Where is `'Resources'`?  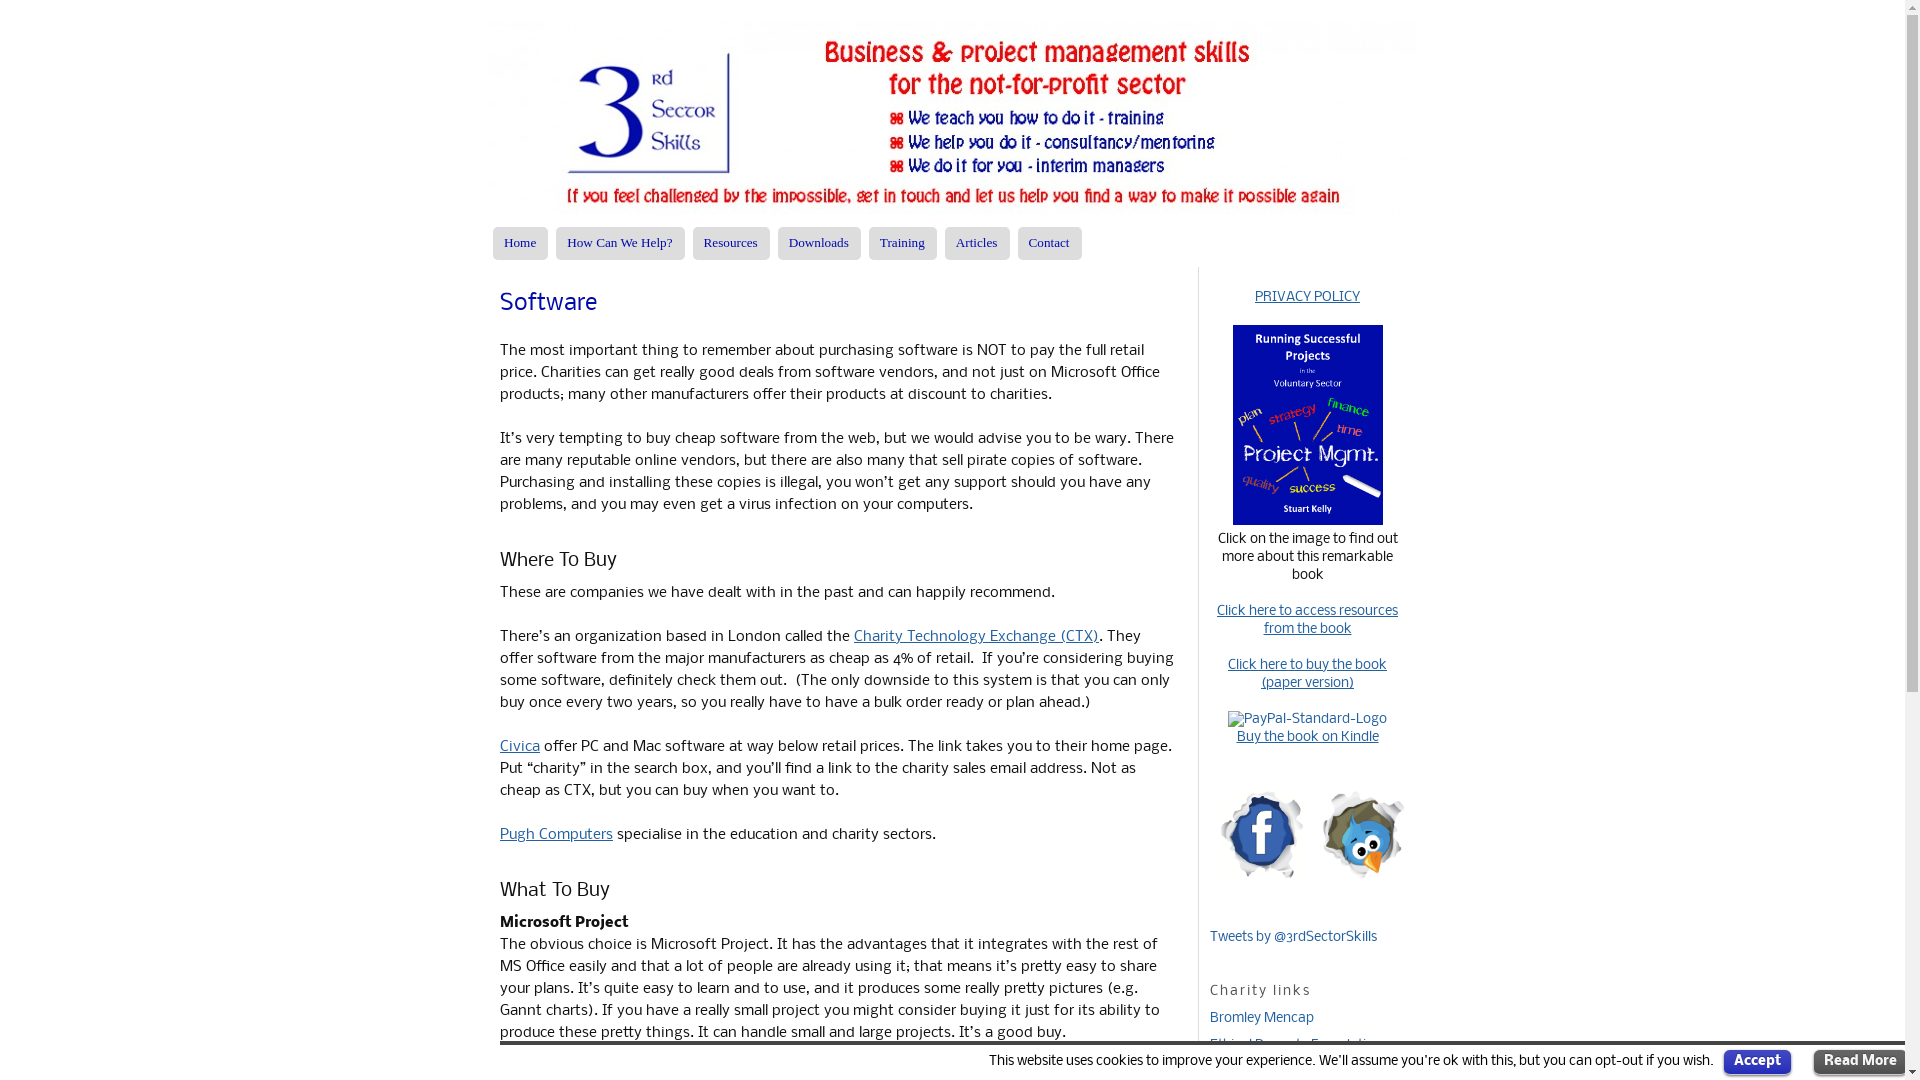 'Resources' is located at coordinates (730, 242).